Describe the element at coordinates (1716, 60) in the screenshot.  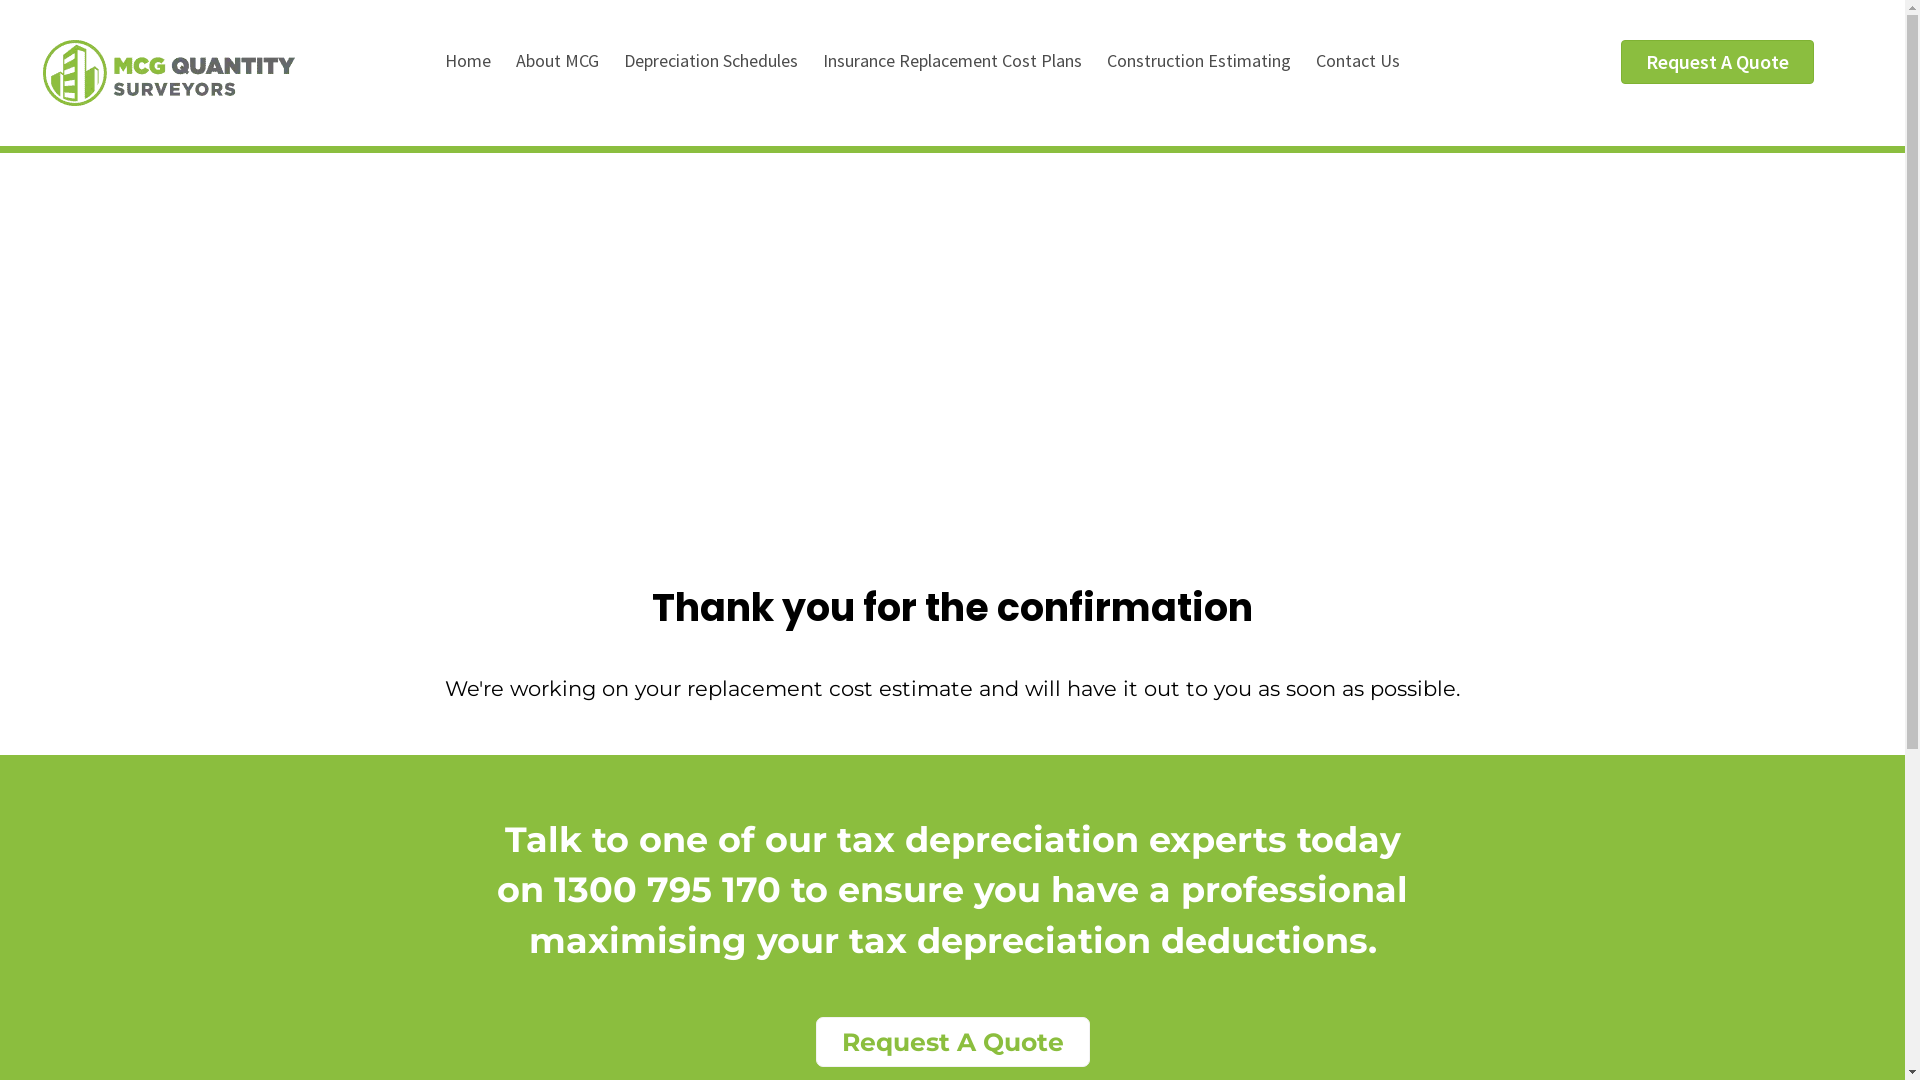
I see `'Request A Quote'` at that location.